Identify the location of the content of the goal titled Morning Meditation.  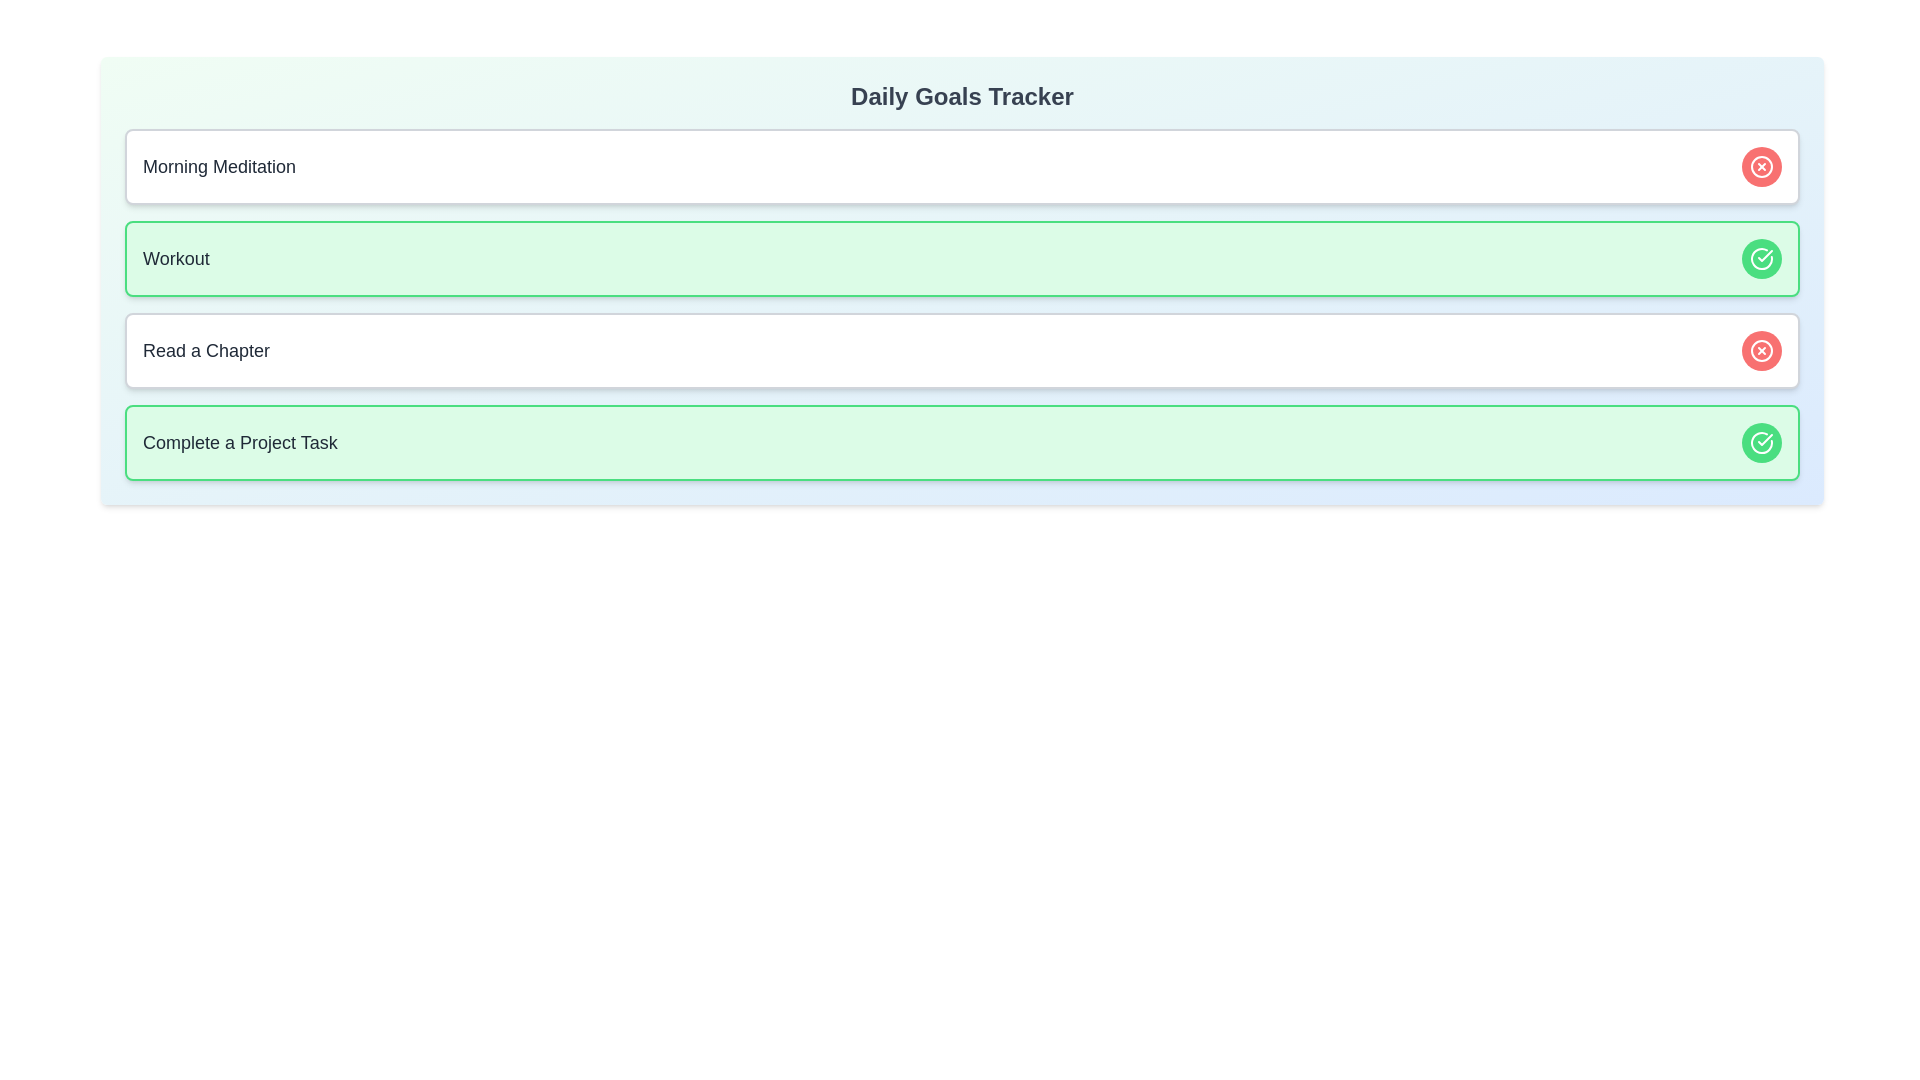
(219, 165).